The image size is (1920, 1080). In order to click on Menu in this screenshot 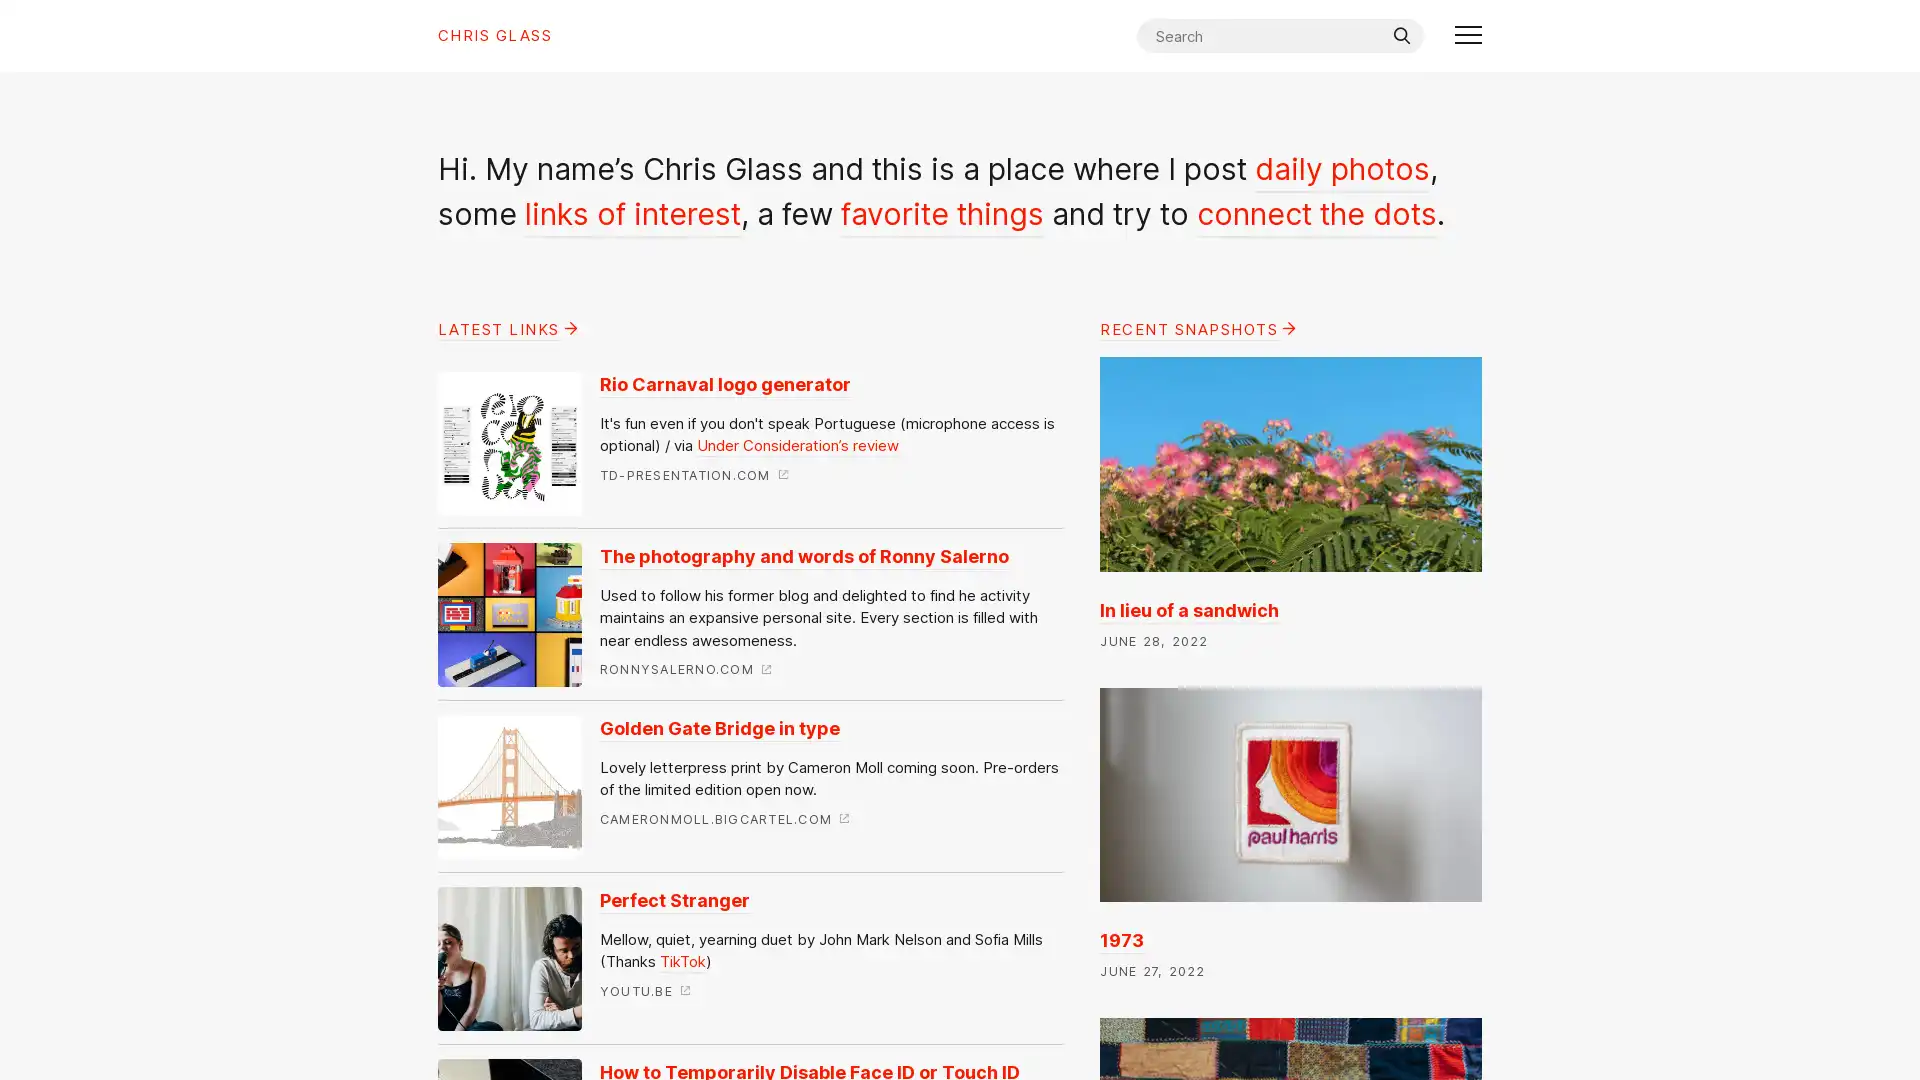, I will do `click(1468, 35)`.